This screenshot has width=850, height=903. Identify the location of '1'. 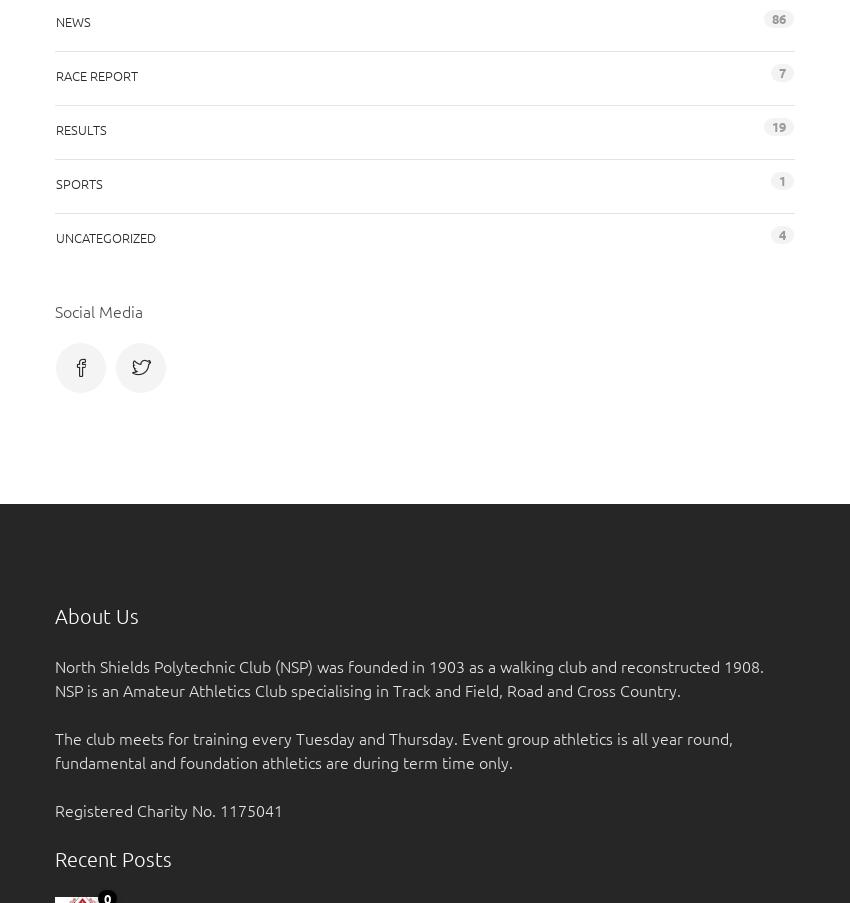
(778, 178).